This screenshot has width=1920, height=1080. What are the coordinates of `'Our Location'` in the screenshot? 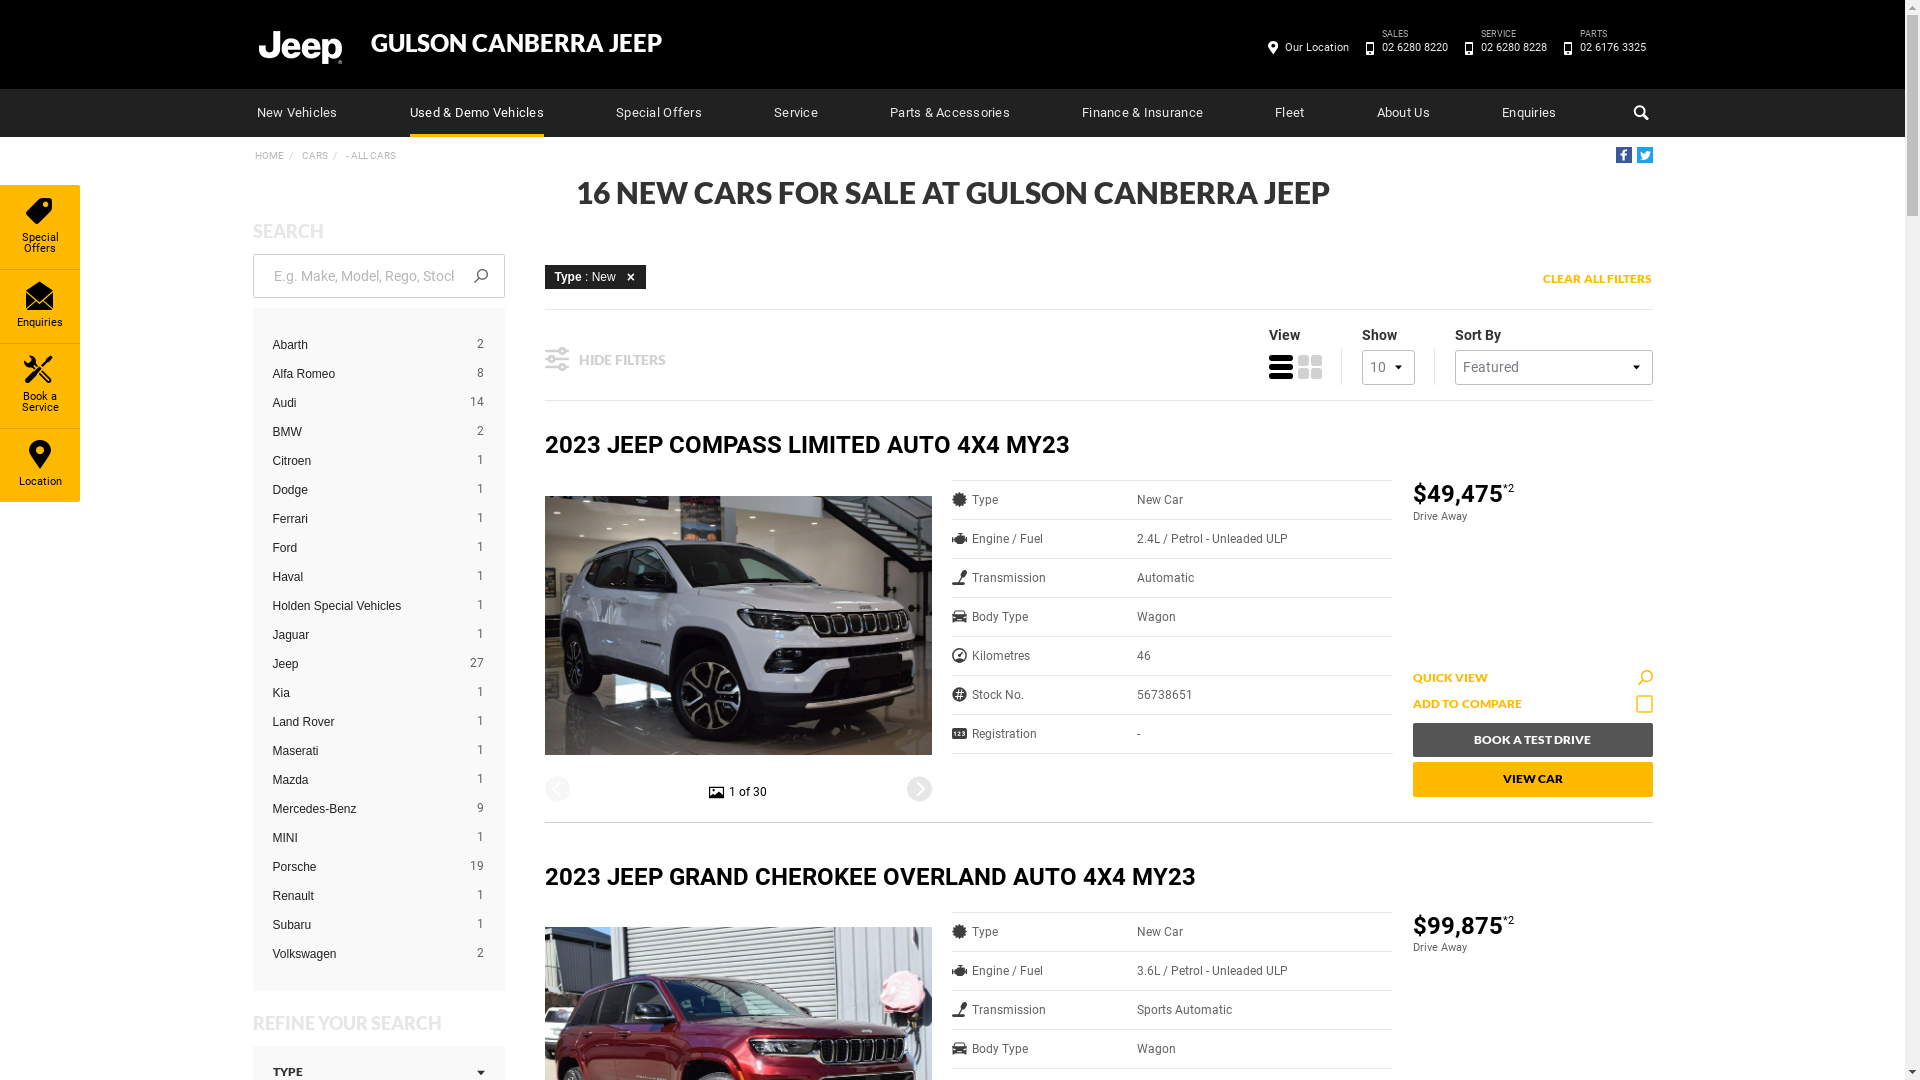 It's located at (1276, 46).